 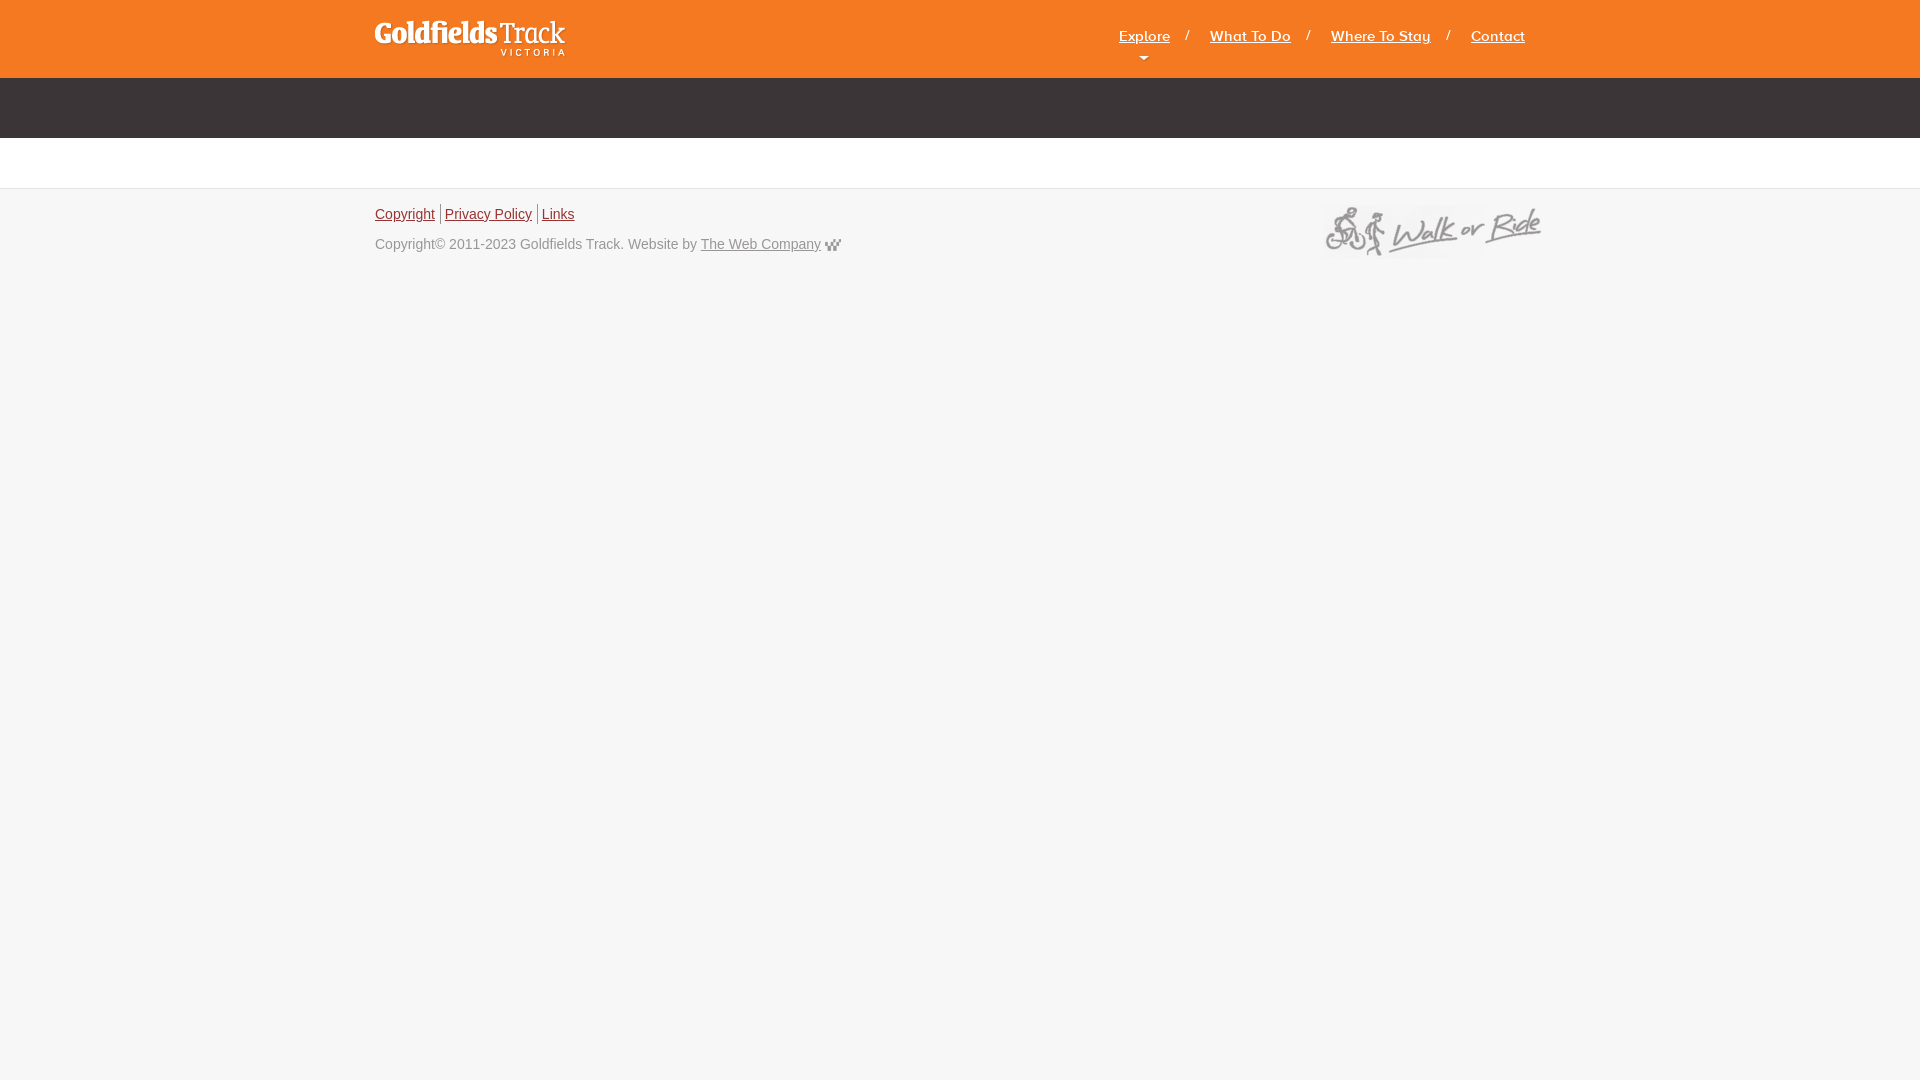 What do you see at coordinates (760, 242) in the screenshot?
I see `'The Web Company'` at bounding box center [760, 242].